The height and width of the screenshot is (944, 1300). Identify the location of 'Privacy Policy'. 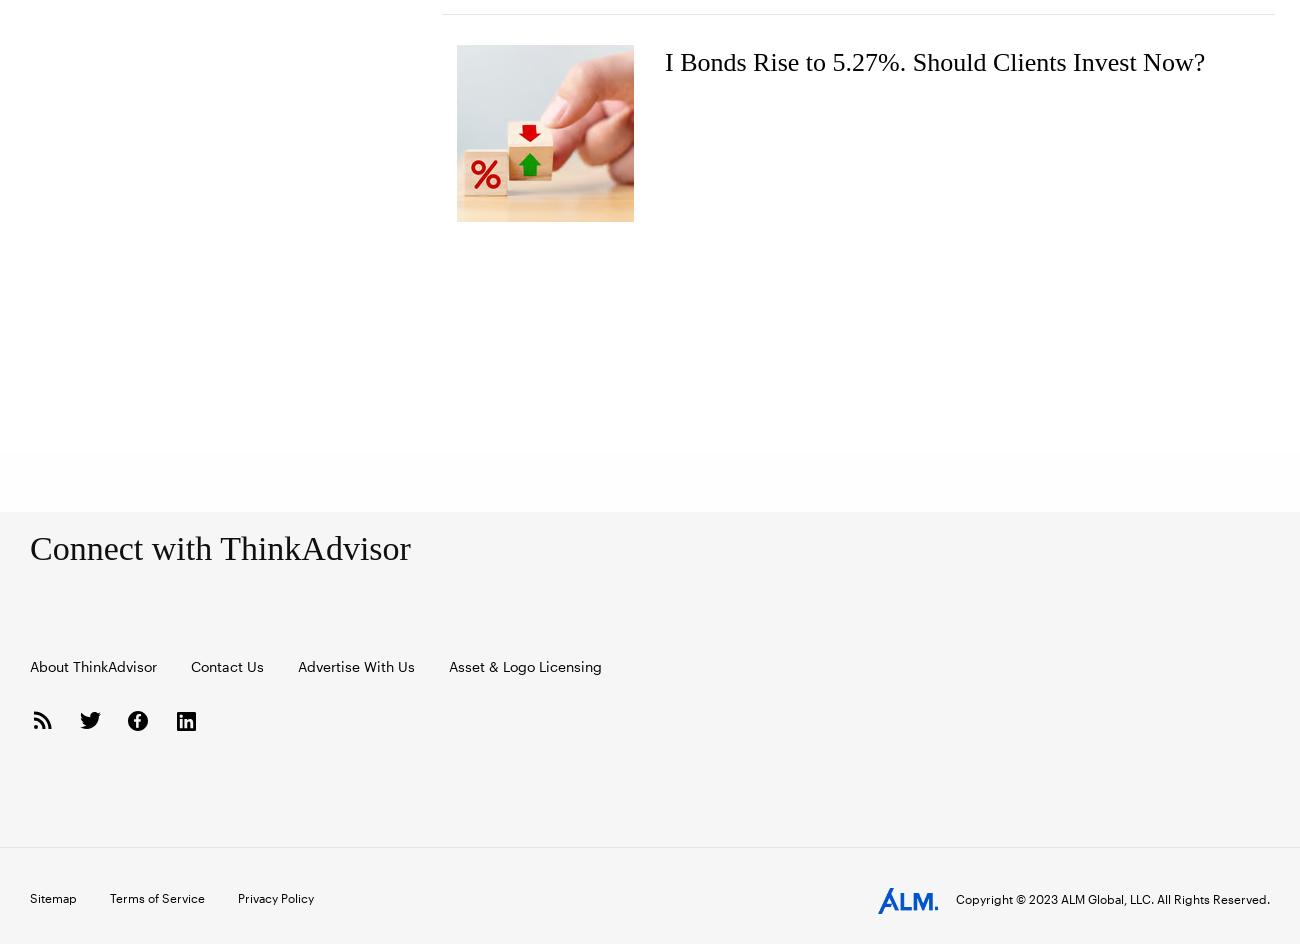
(275, 895).